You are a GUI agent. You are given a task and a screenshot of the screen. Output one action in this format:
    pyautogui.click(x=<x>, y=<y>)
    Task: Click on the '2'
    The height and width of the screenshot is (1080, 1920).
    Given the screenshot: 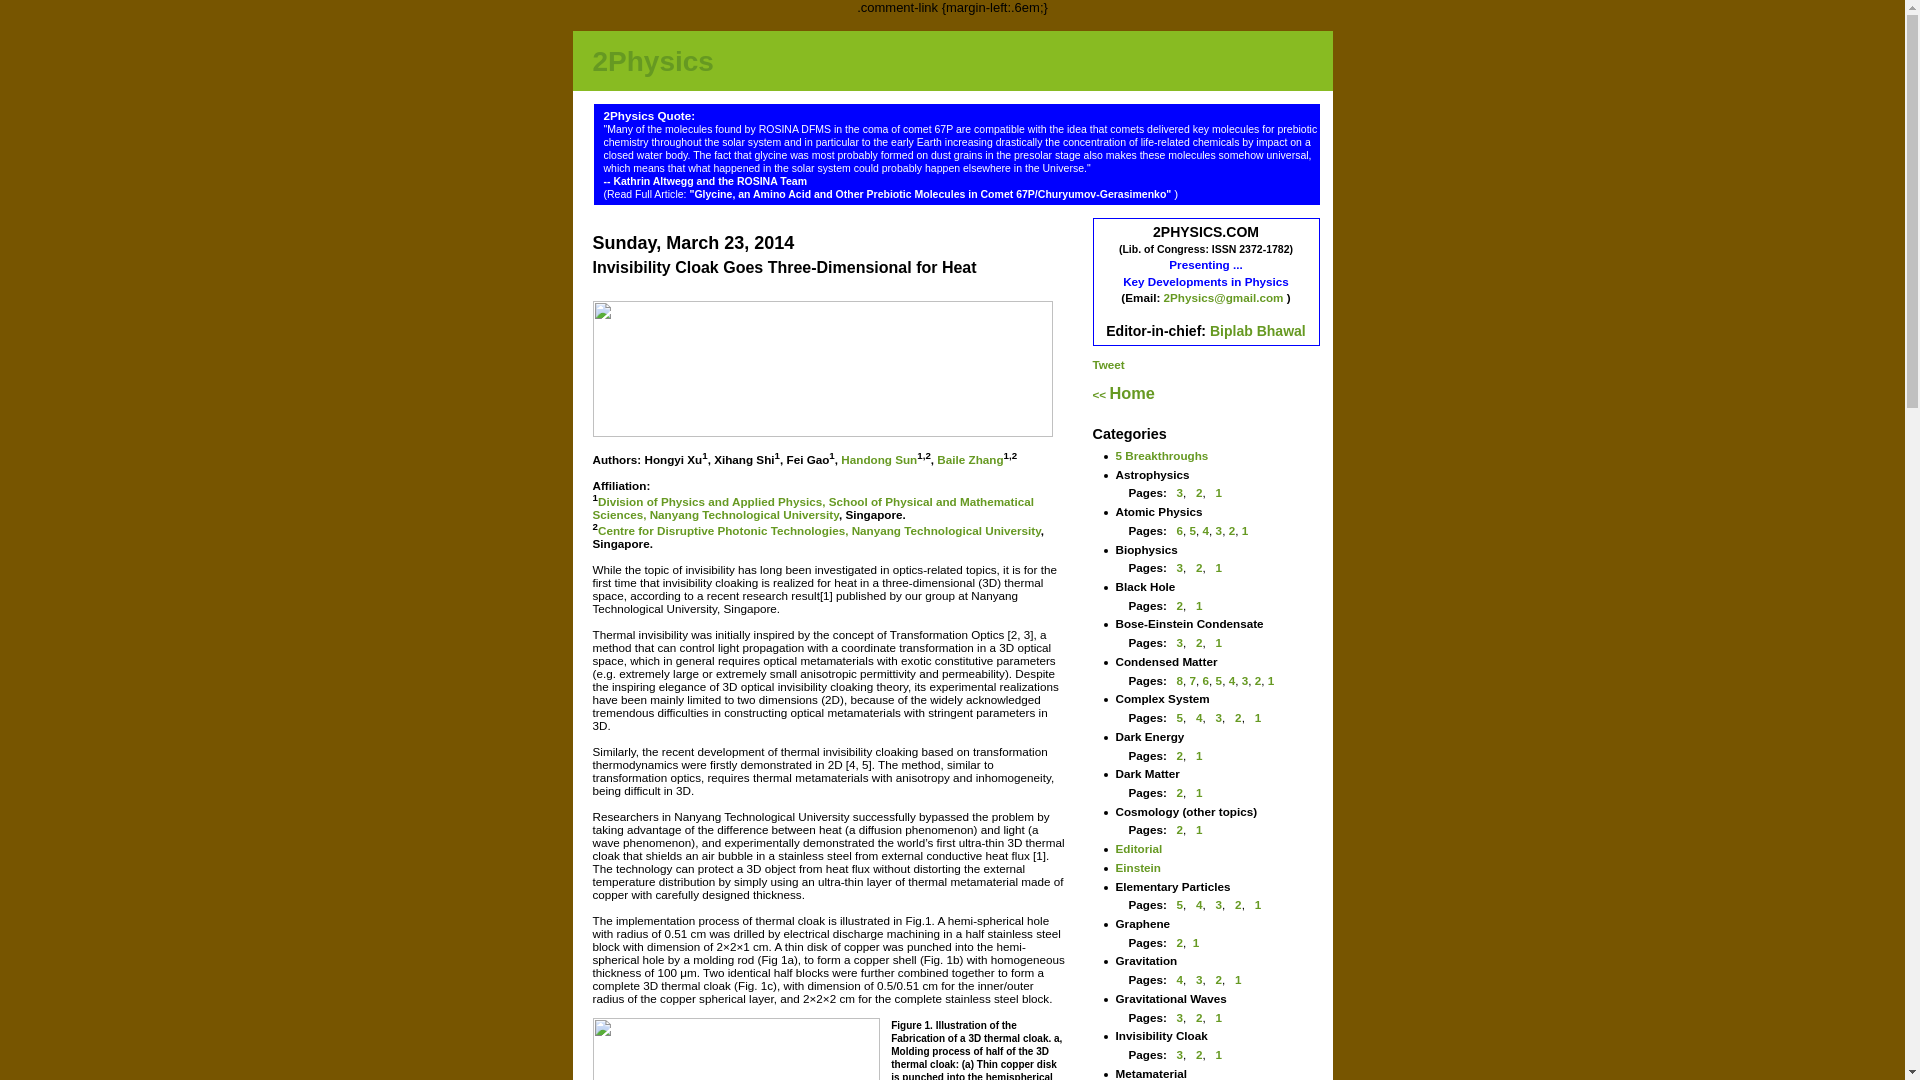 What is the action you would take?
    pyautogui.click(x=1199, y=1017)
    